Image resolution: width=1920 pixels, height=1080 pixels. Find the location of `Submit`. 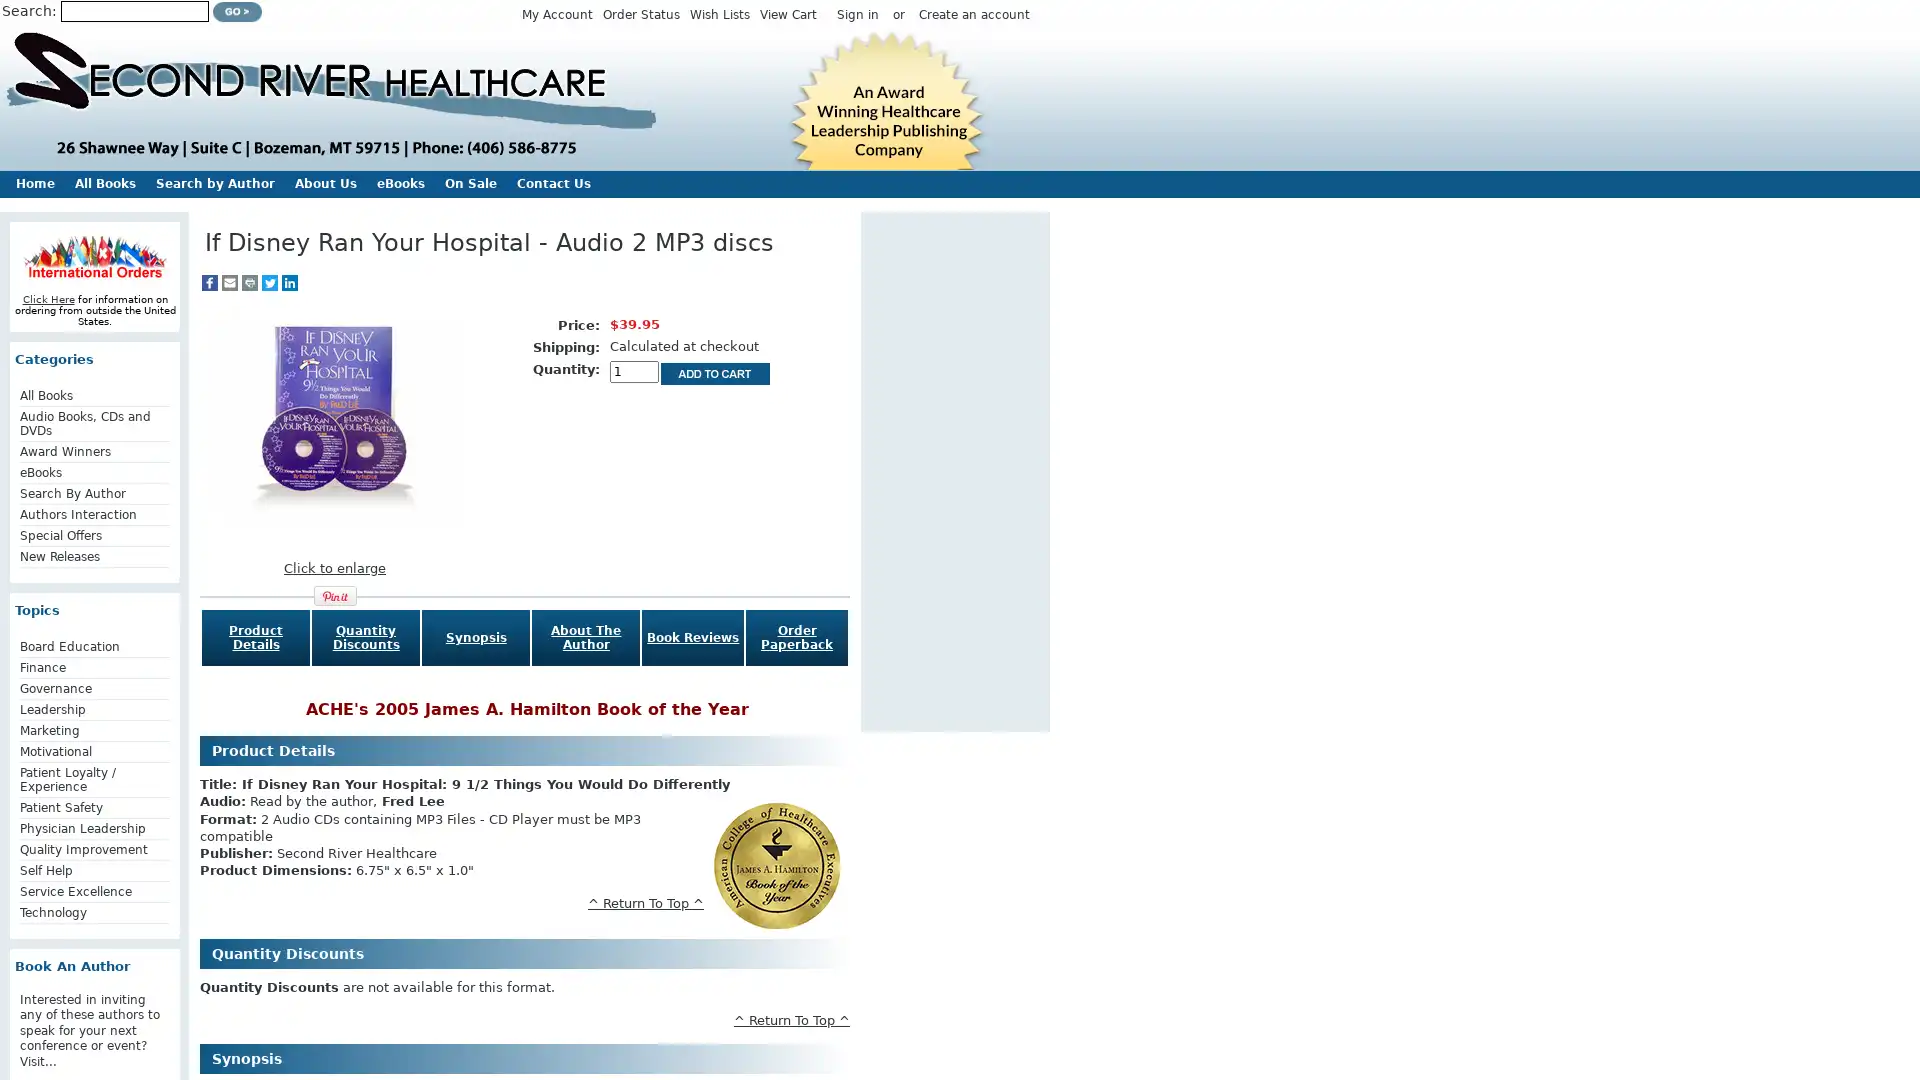

Submit is located at coordinates (237, 11).